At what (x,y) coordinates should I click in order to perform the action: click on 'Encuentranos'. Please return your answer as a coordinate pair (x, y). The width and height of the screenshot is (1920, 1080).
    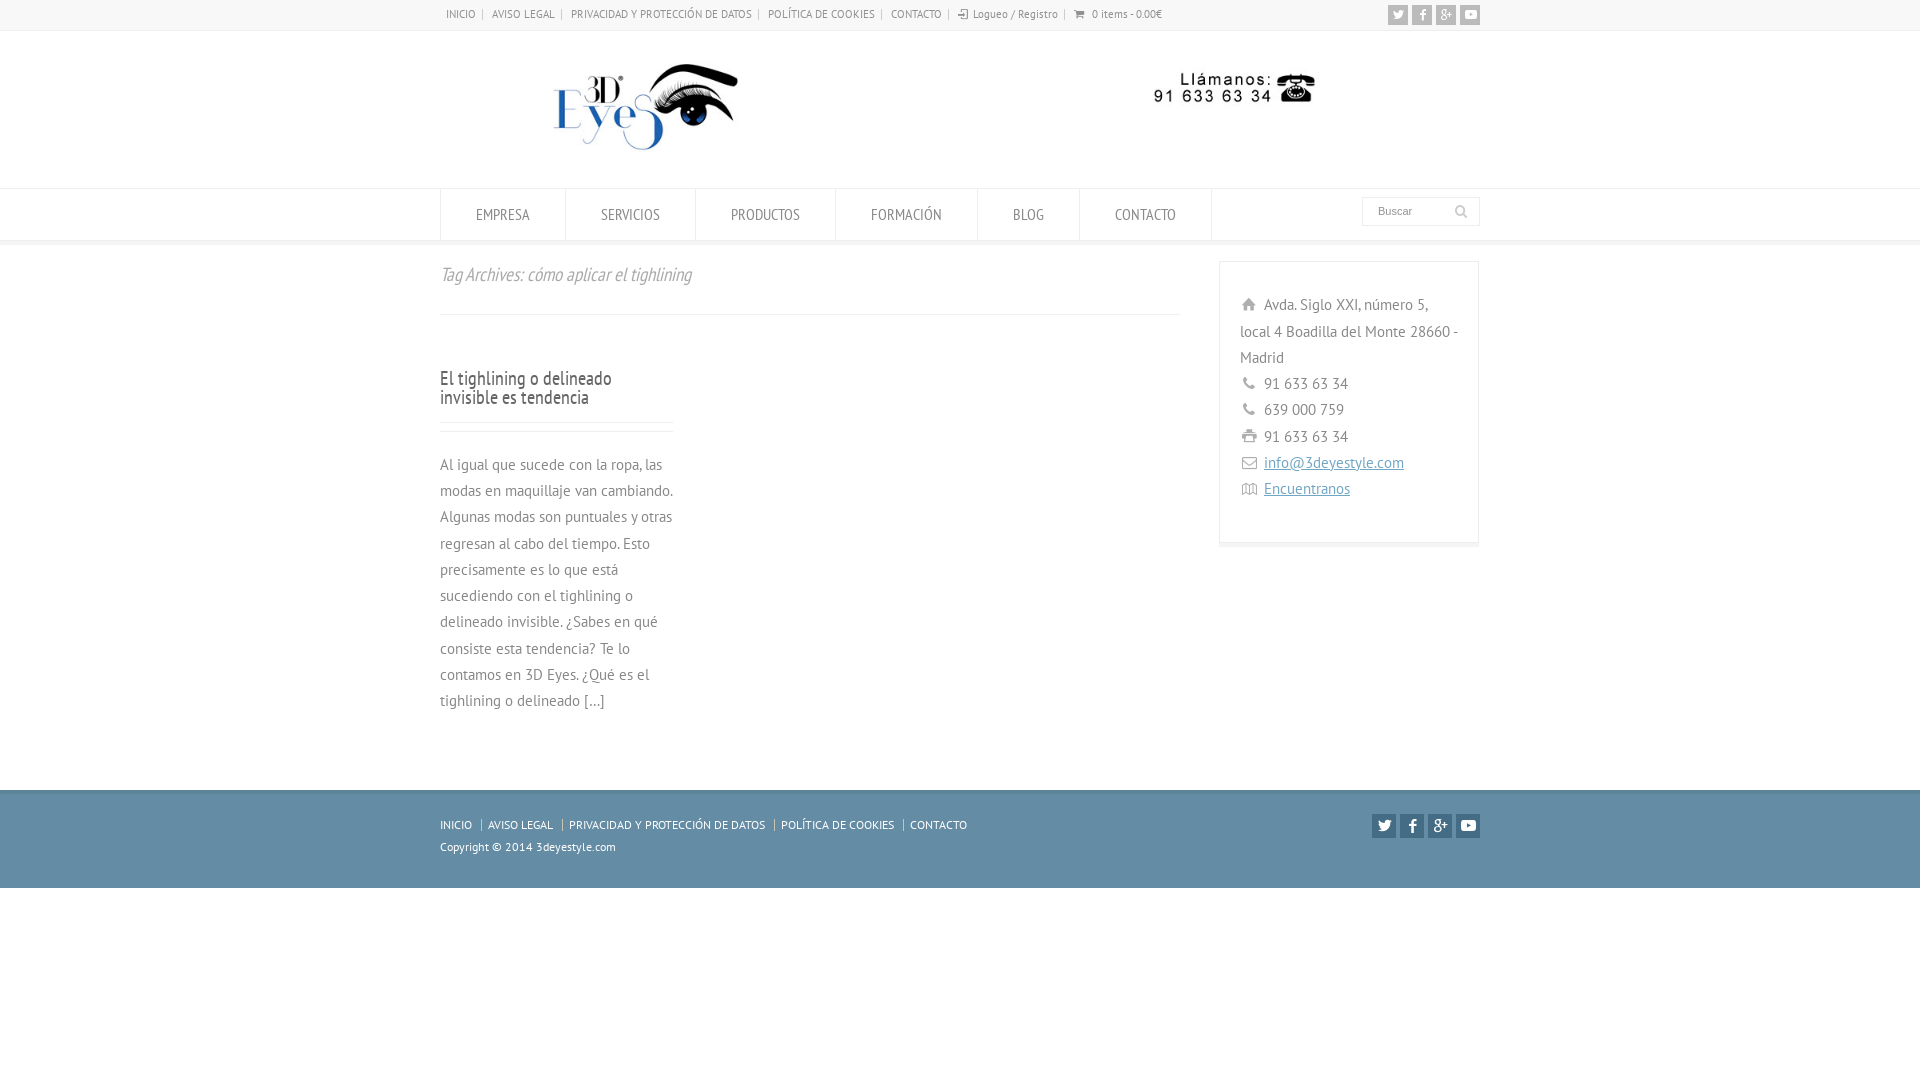
    Looking at the image, I should click on (1306, 488).